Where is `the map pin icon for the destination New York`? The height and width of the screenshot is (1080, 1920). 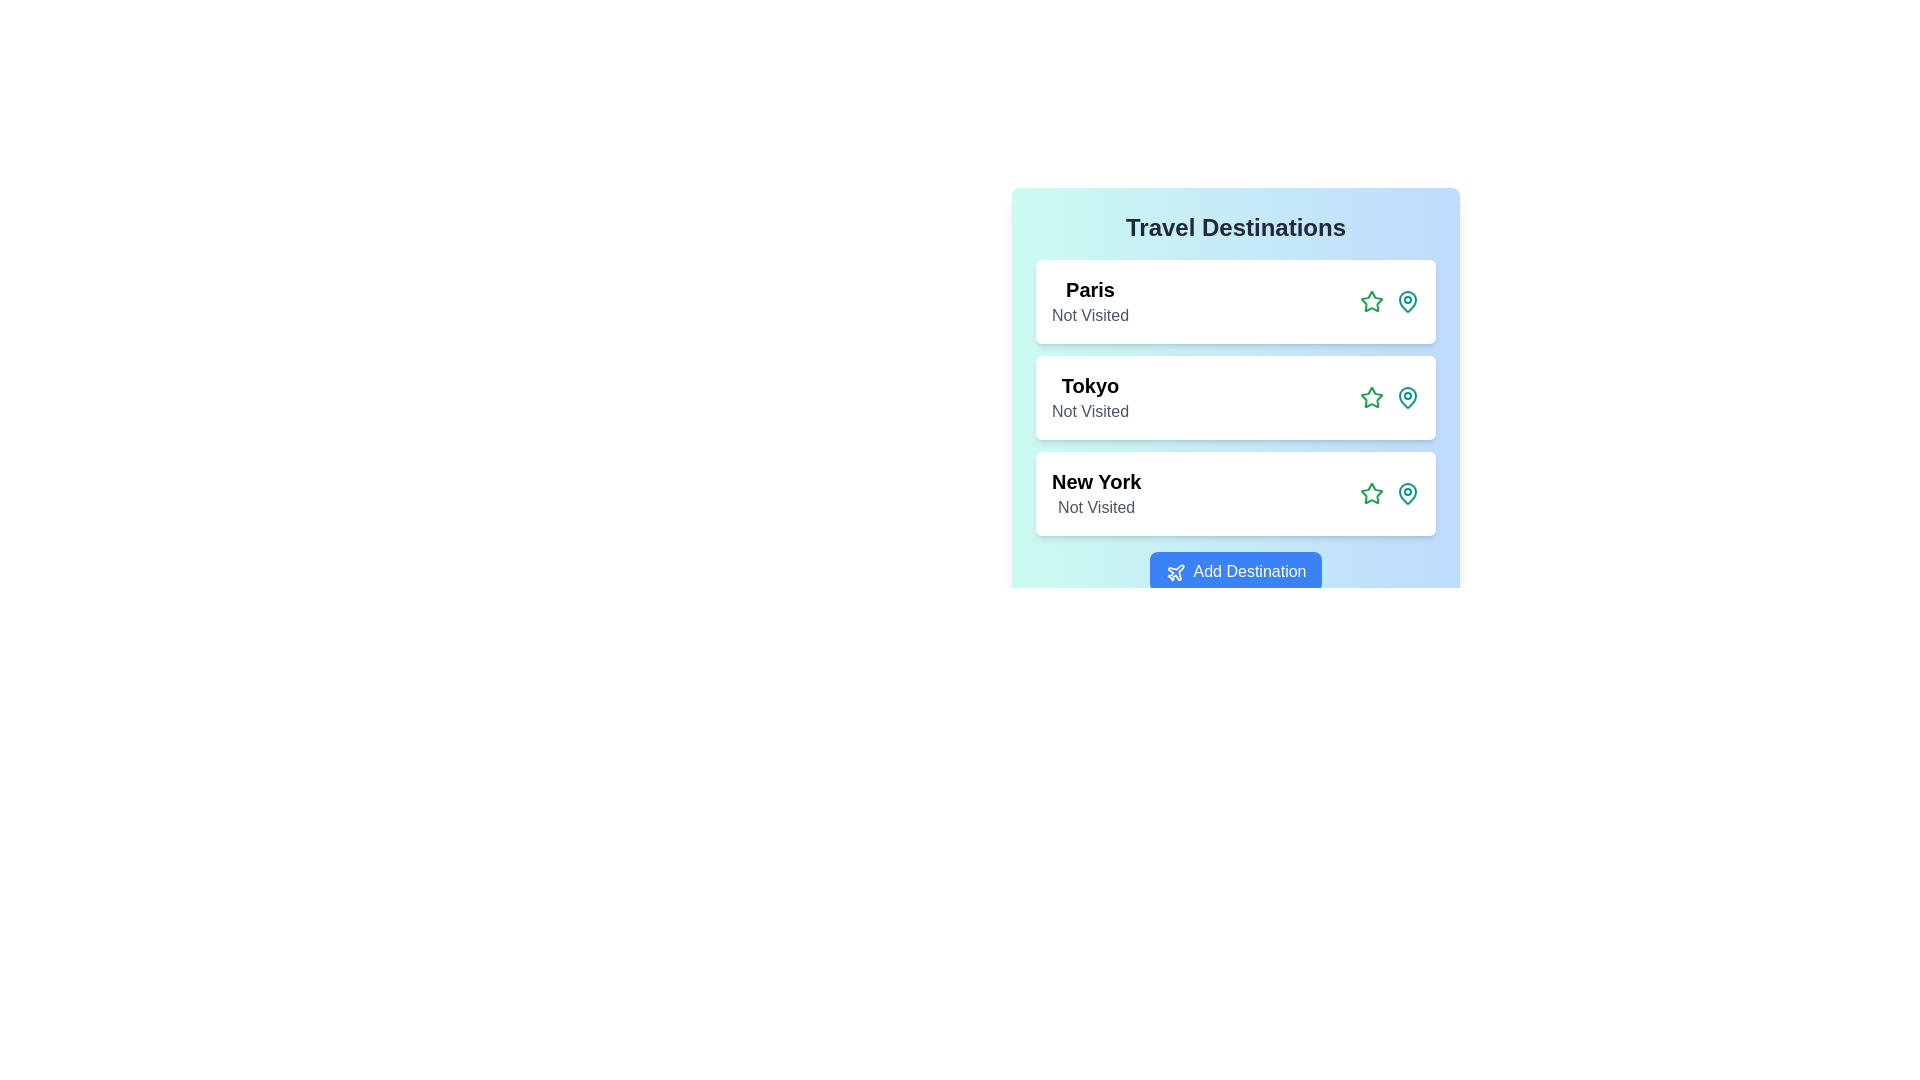
the map pin icon for the destination New York is located at coordinates (1406, 493).